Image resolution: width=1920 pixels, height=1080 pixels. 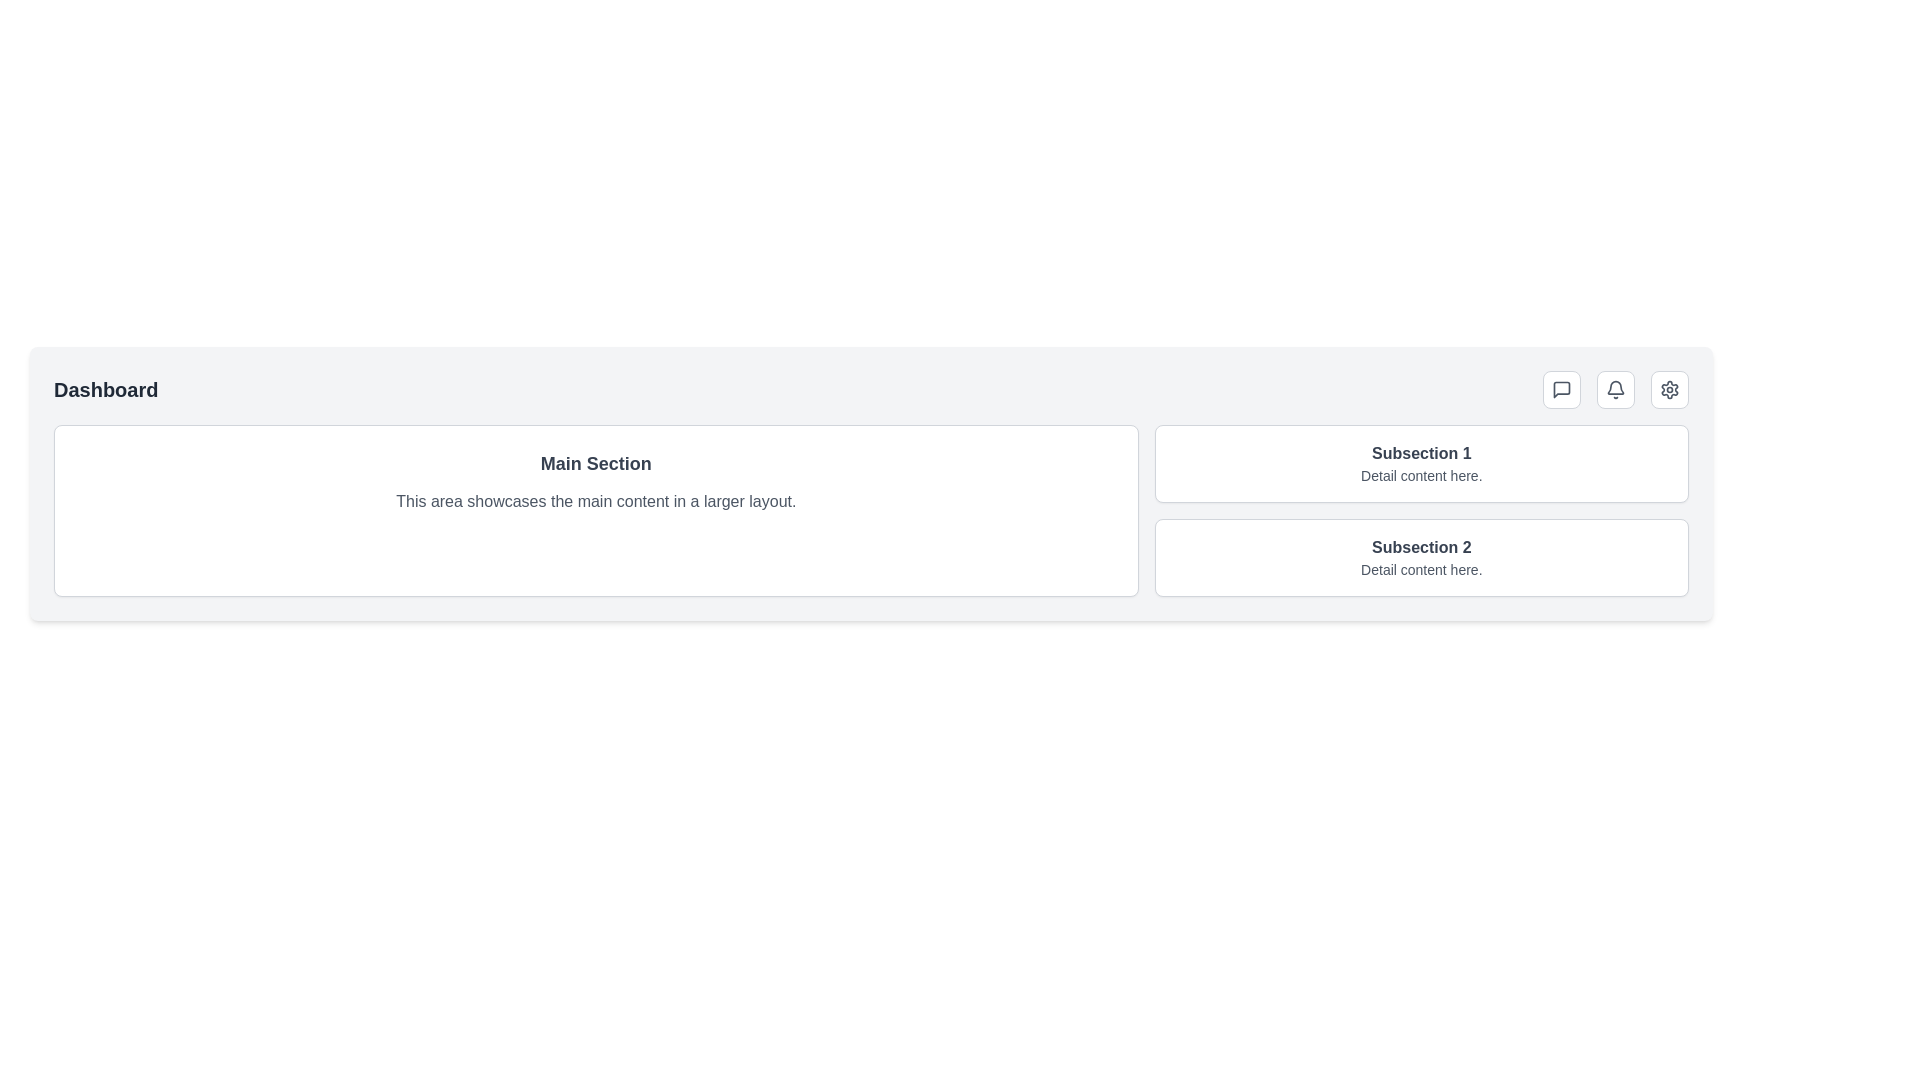 I want to click on the notification button located on the top bar, which is the second button from the left, so click(x=1616, y=389).